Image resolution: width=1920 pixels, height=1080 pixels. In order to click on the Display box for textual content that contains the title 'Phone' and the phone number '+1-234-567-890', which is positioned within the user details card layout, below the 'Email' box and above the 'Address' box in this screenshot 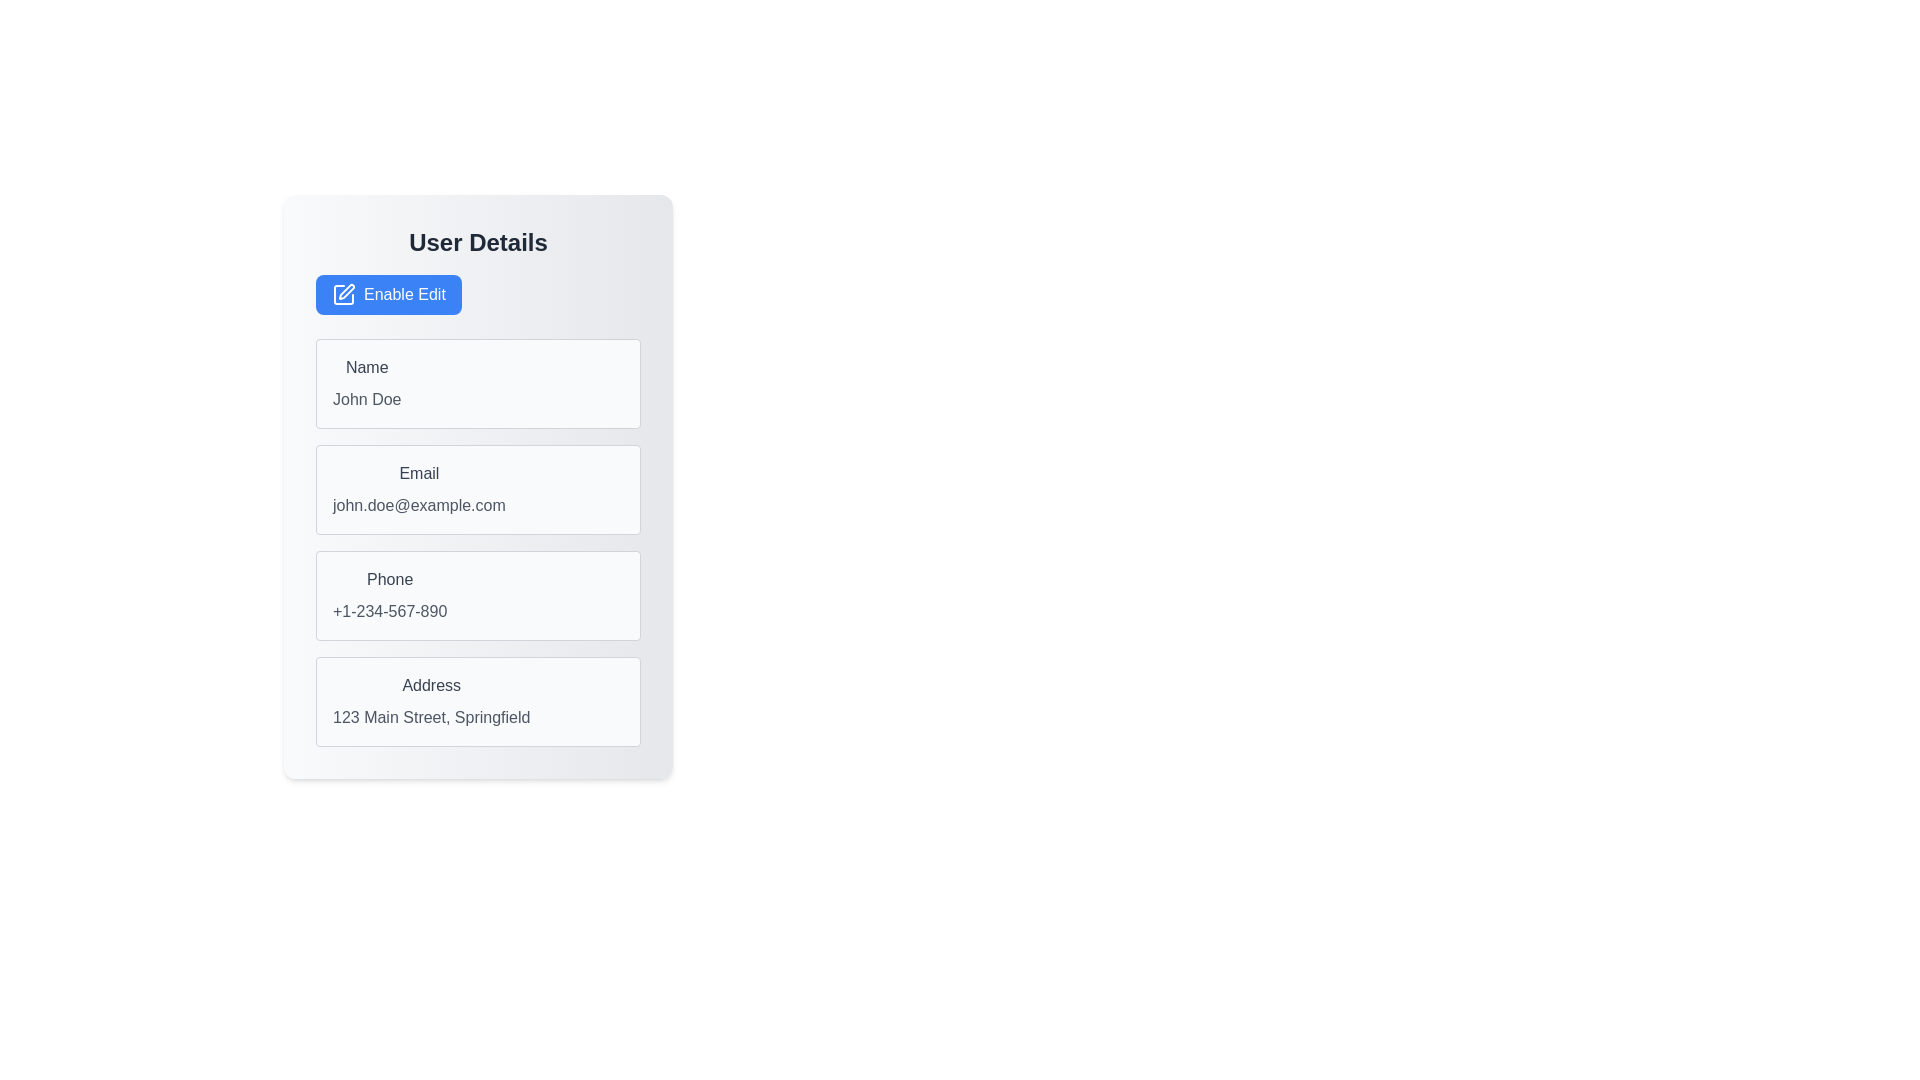, I will do `click(477, 595)`.